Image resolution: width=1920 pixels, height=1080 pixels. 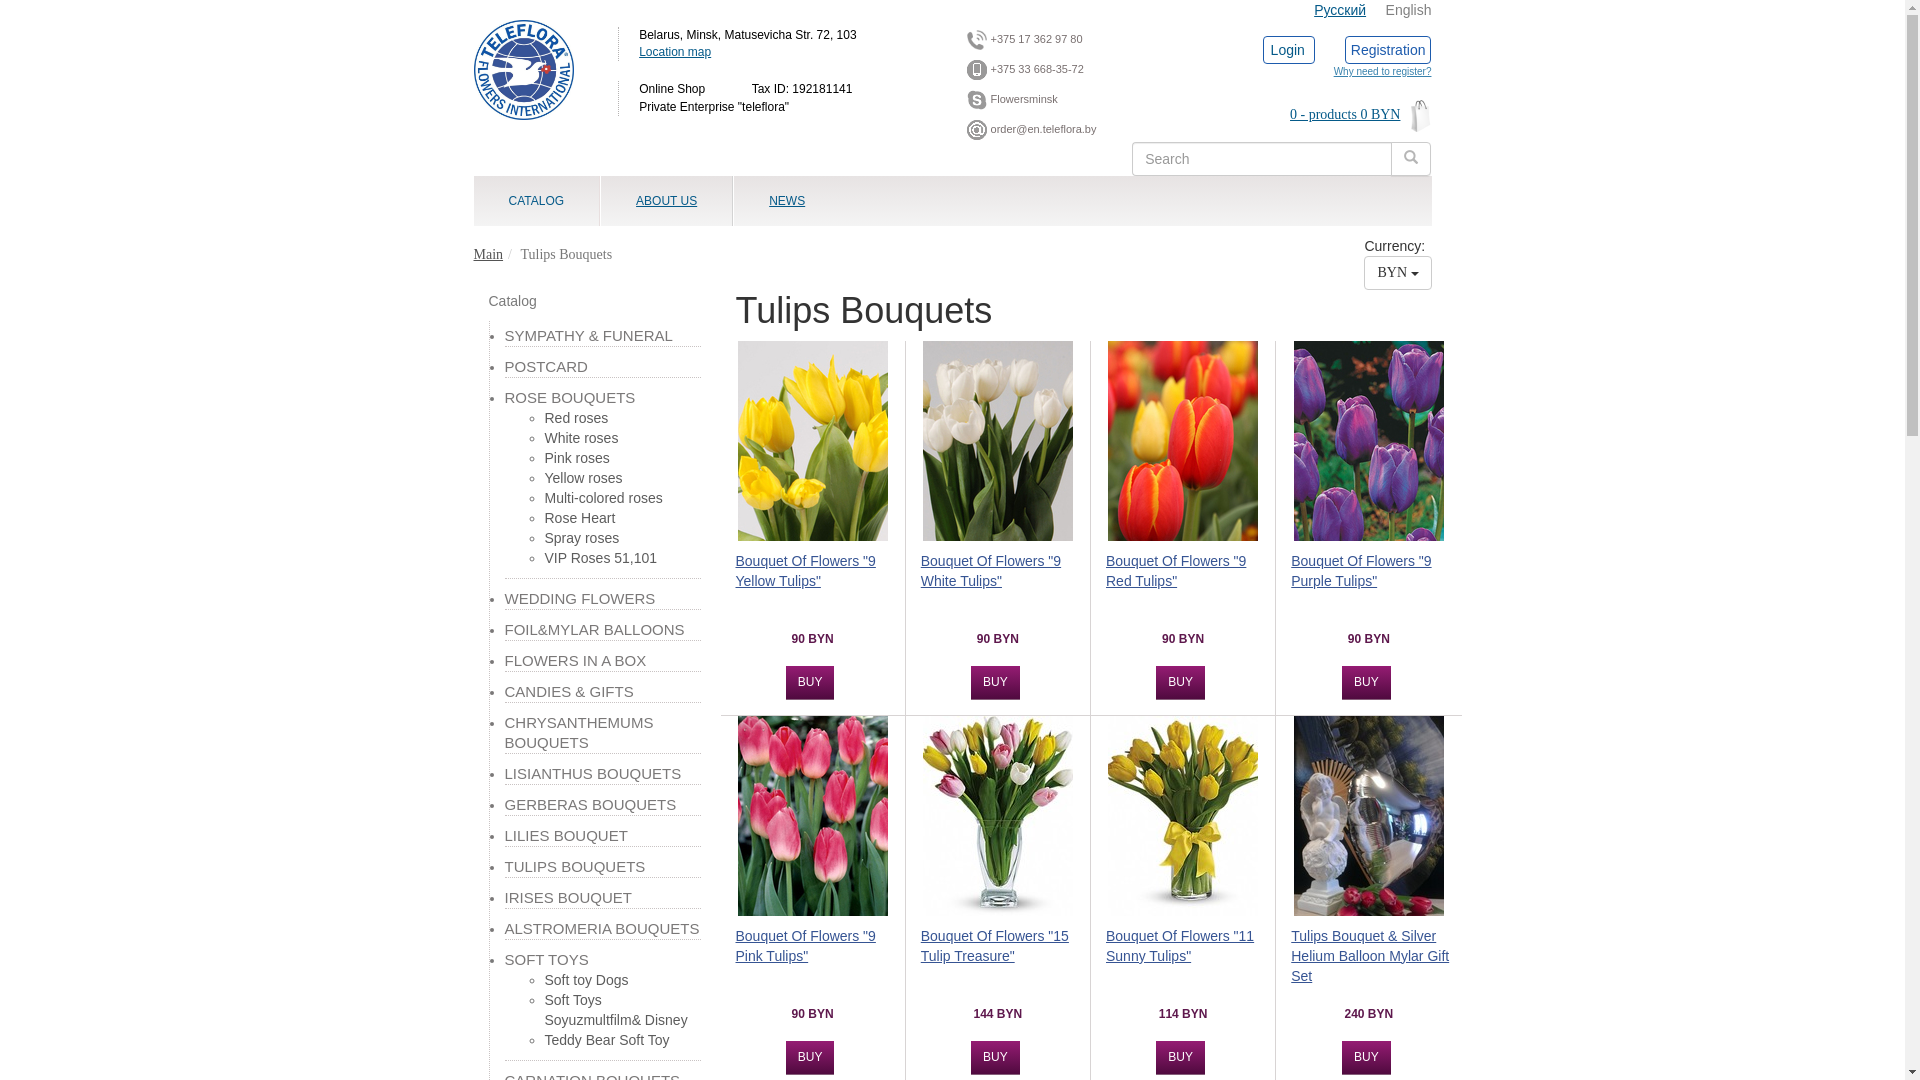 I want to click on 'Pink roses', so click(x=575, y=458).